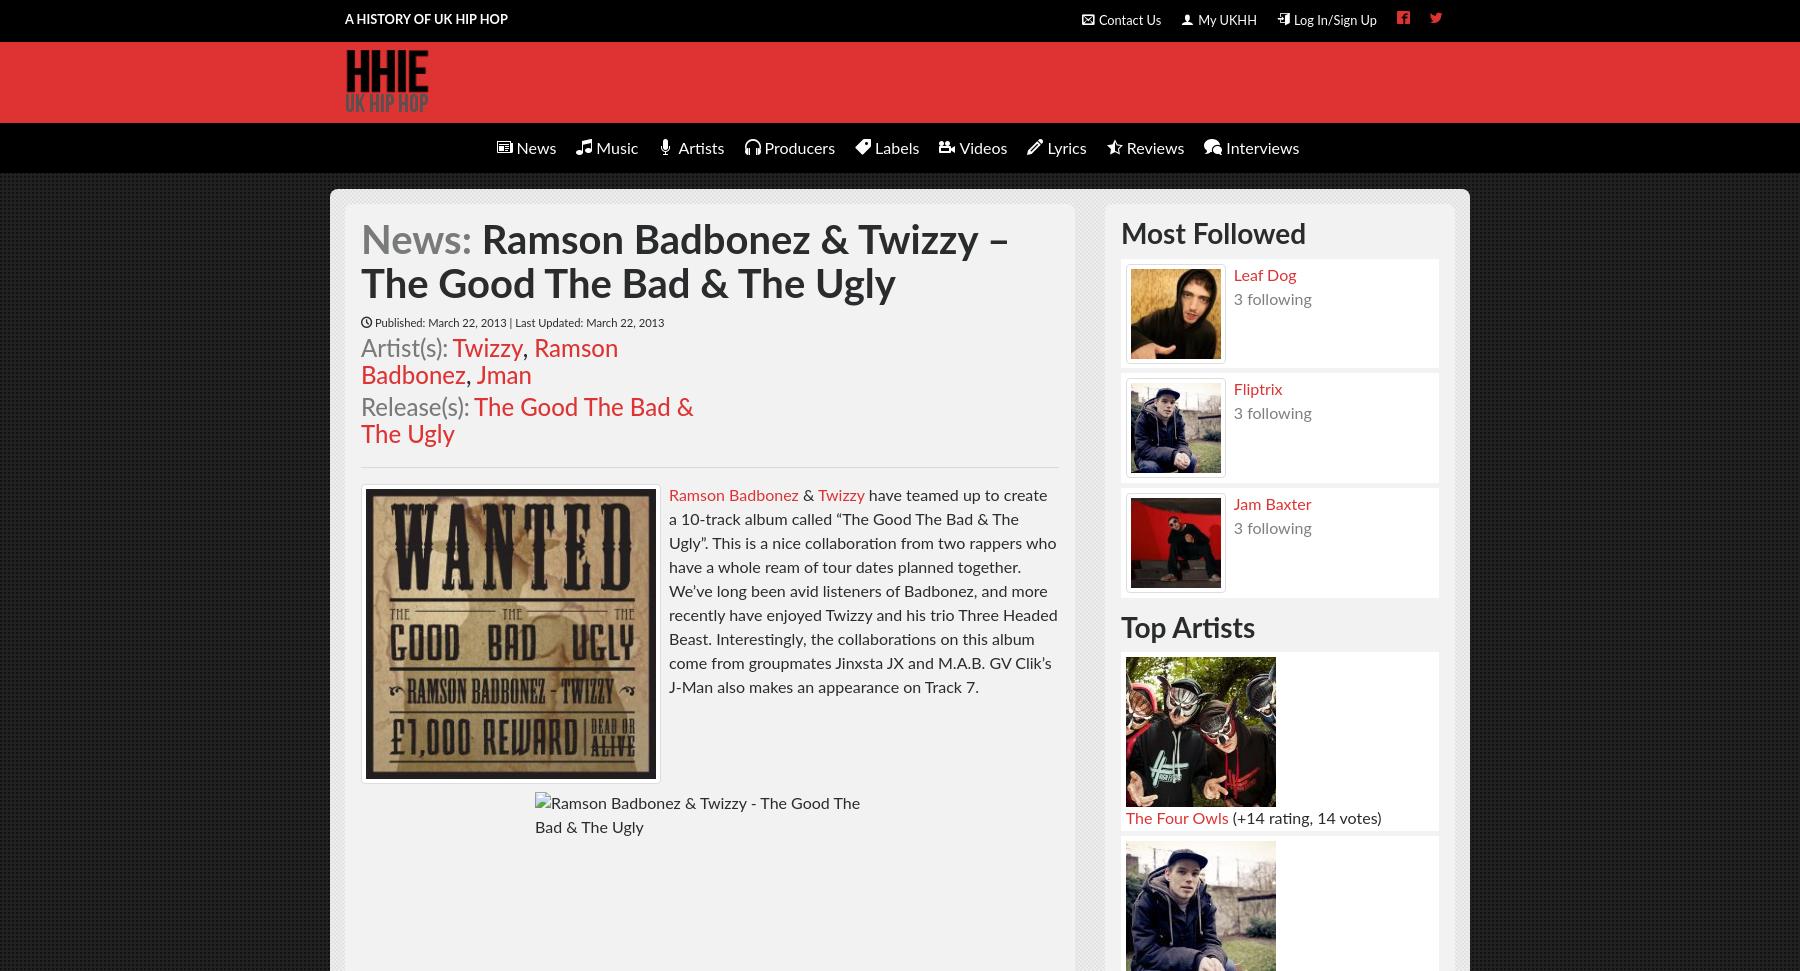 This screenshot has width=1800, height=971. I want to click on 'Leaf Dog', so click(1264, 273).